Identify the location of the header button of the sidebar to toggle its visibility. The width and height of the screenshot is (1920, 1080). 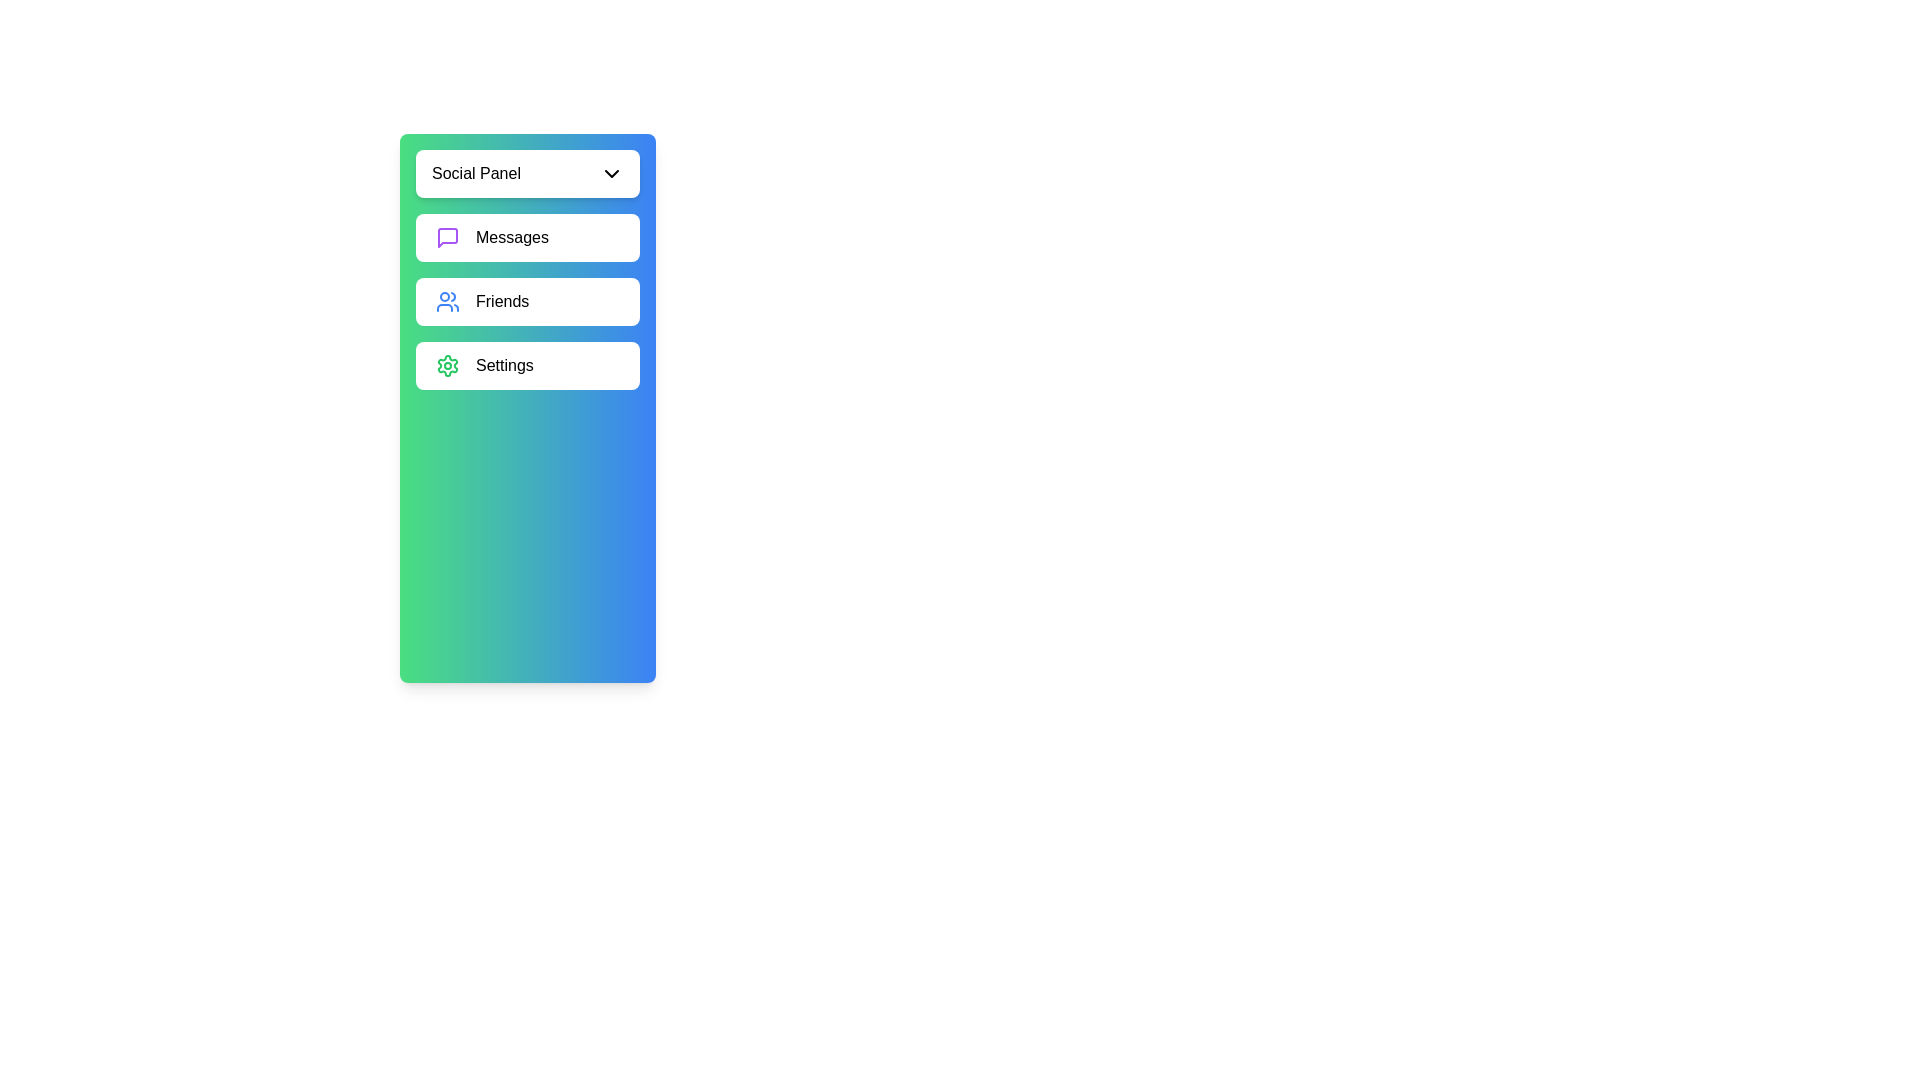
(528, 172).